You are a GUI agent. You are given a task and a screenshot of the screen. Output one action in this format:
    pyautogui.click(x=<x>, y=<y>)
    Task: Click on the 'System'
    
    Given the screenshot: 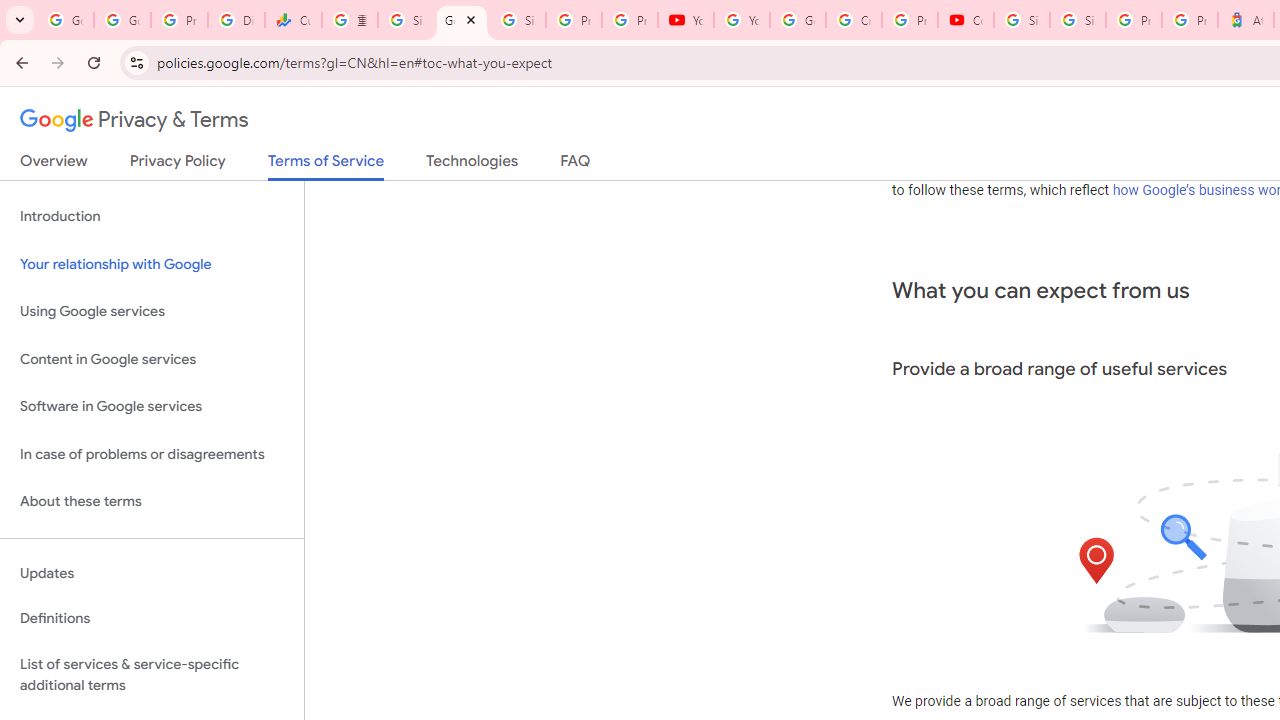 What is the action you would take?
    pyautogui.click(x=10, y=11)
    